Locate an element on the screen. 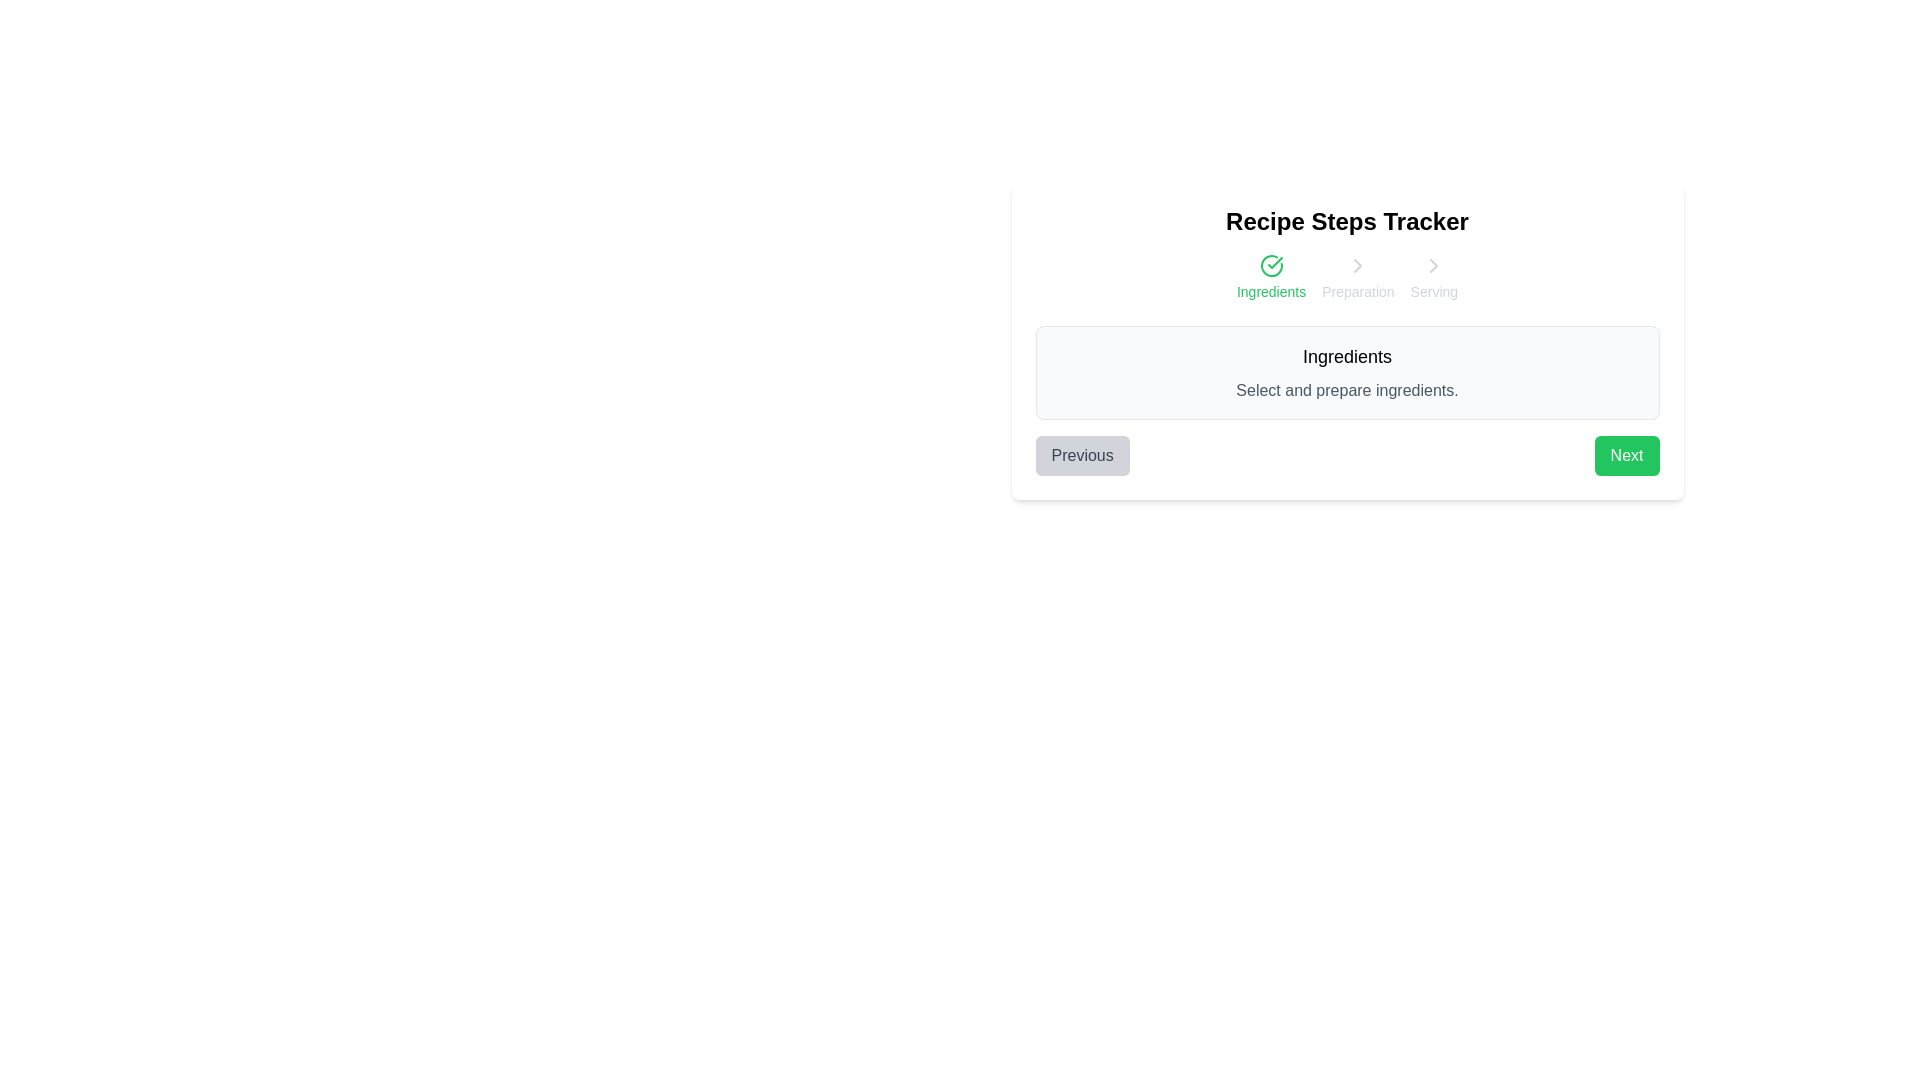 This screenshot has width=1920, height=1080. the 'Ingredients' step in the stepper component, which features a green checkmark icon and text, indicating an active and completed state is located at coordinates (1270, 277).